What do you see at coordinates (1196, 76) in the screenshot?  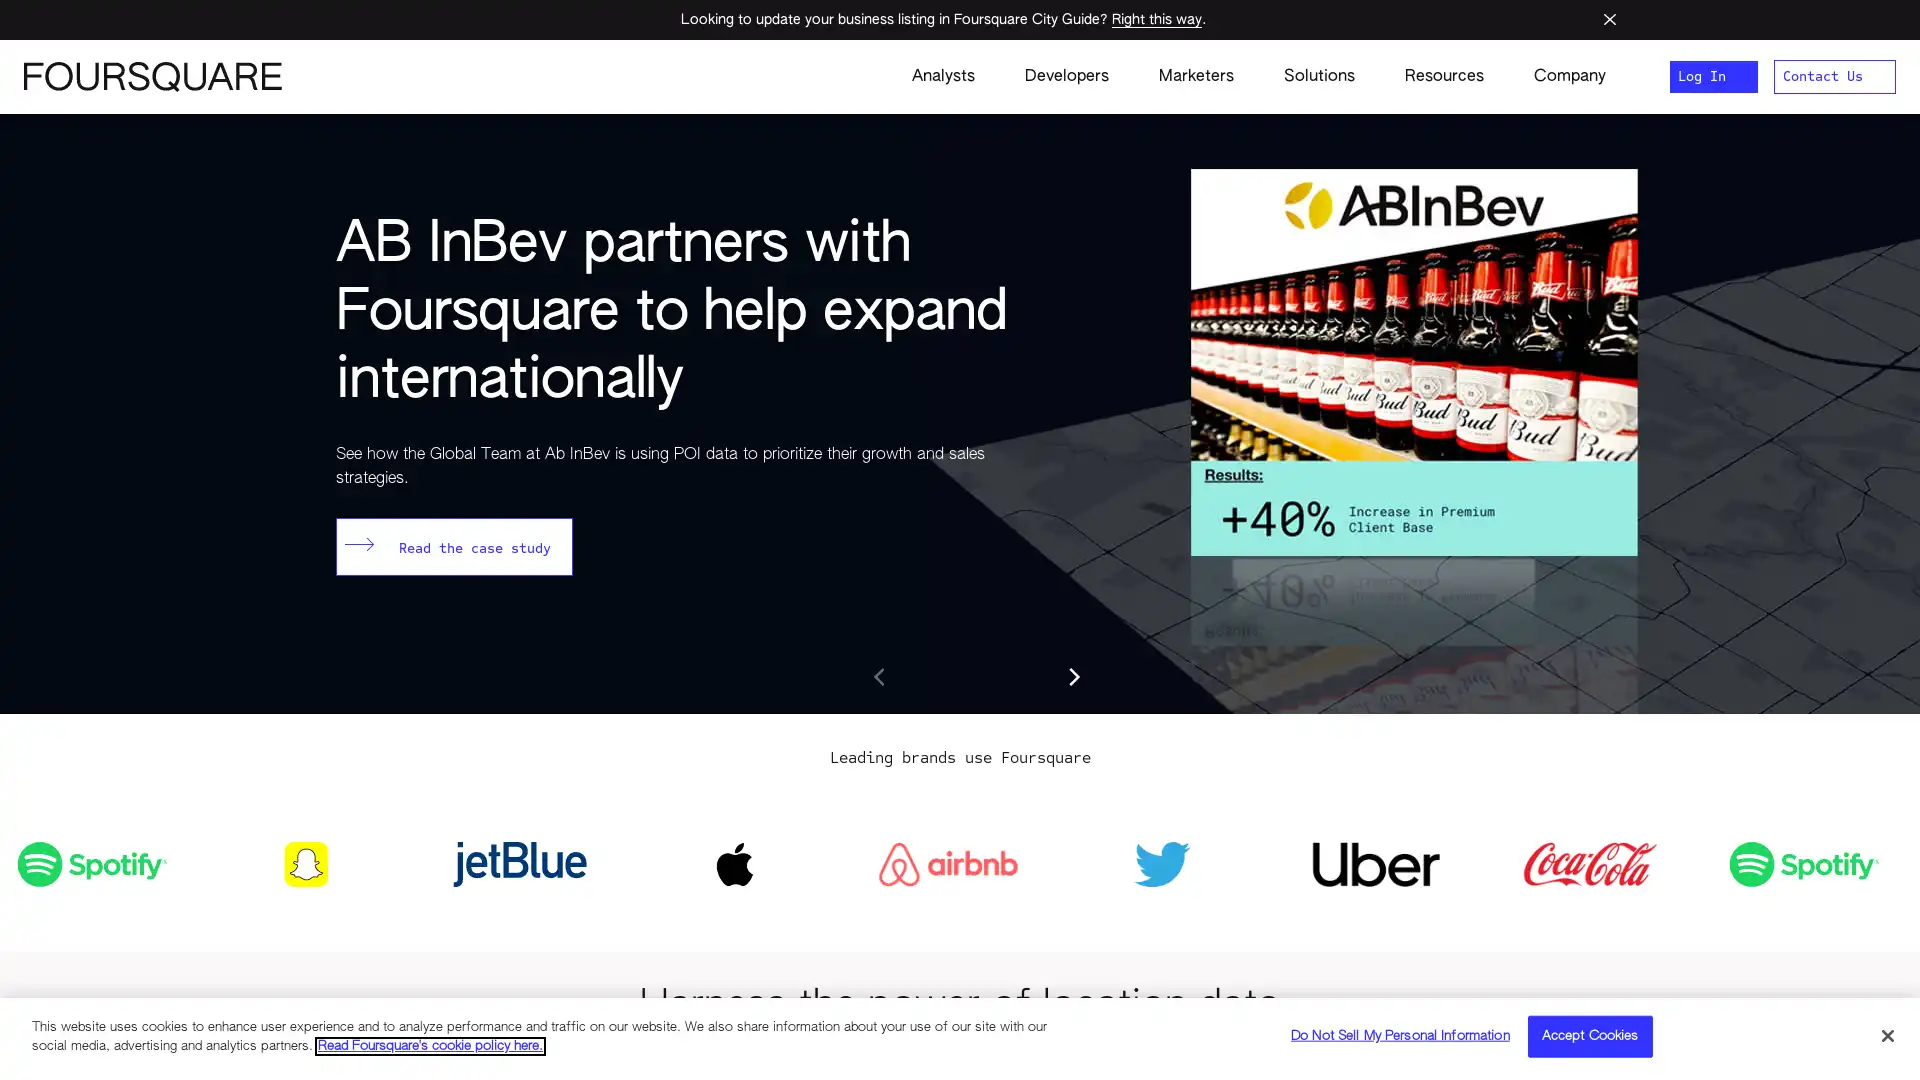 I see `Marketers` at bounding box center [1196, 76].